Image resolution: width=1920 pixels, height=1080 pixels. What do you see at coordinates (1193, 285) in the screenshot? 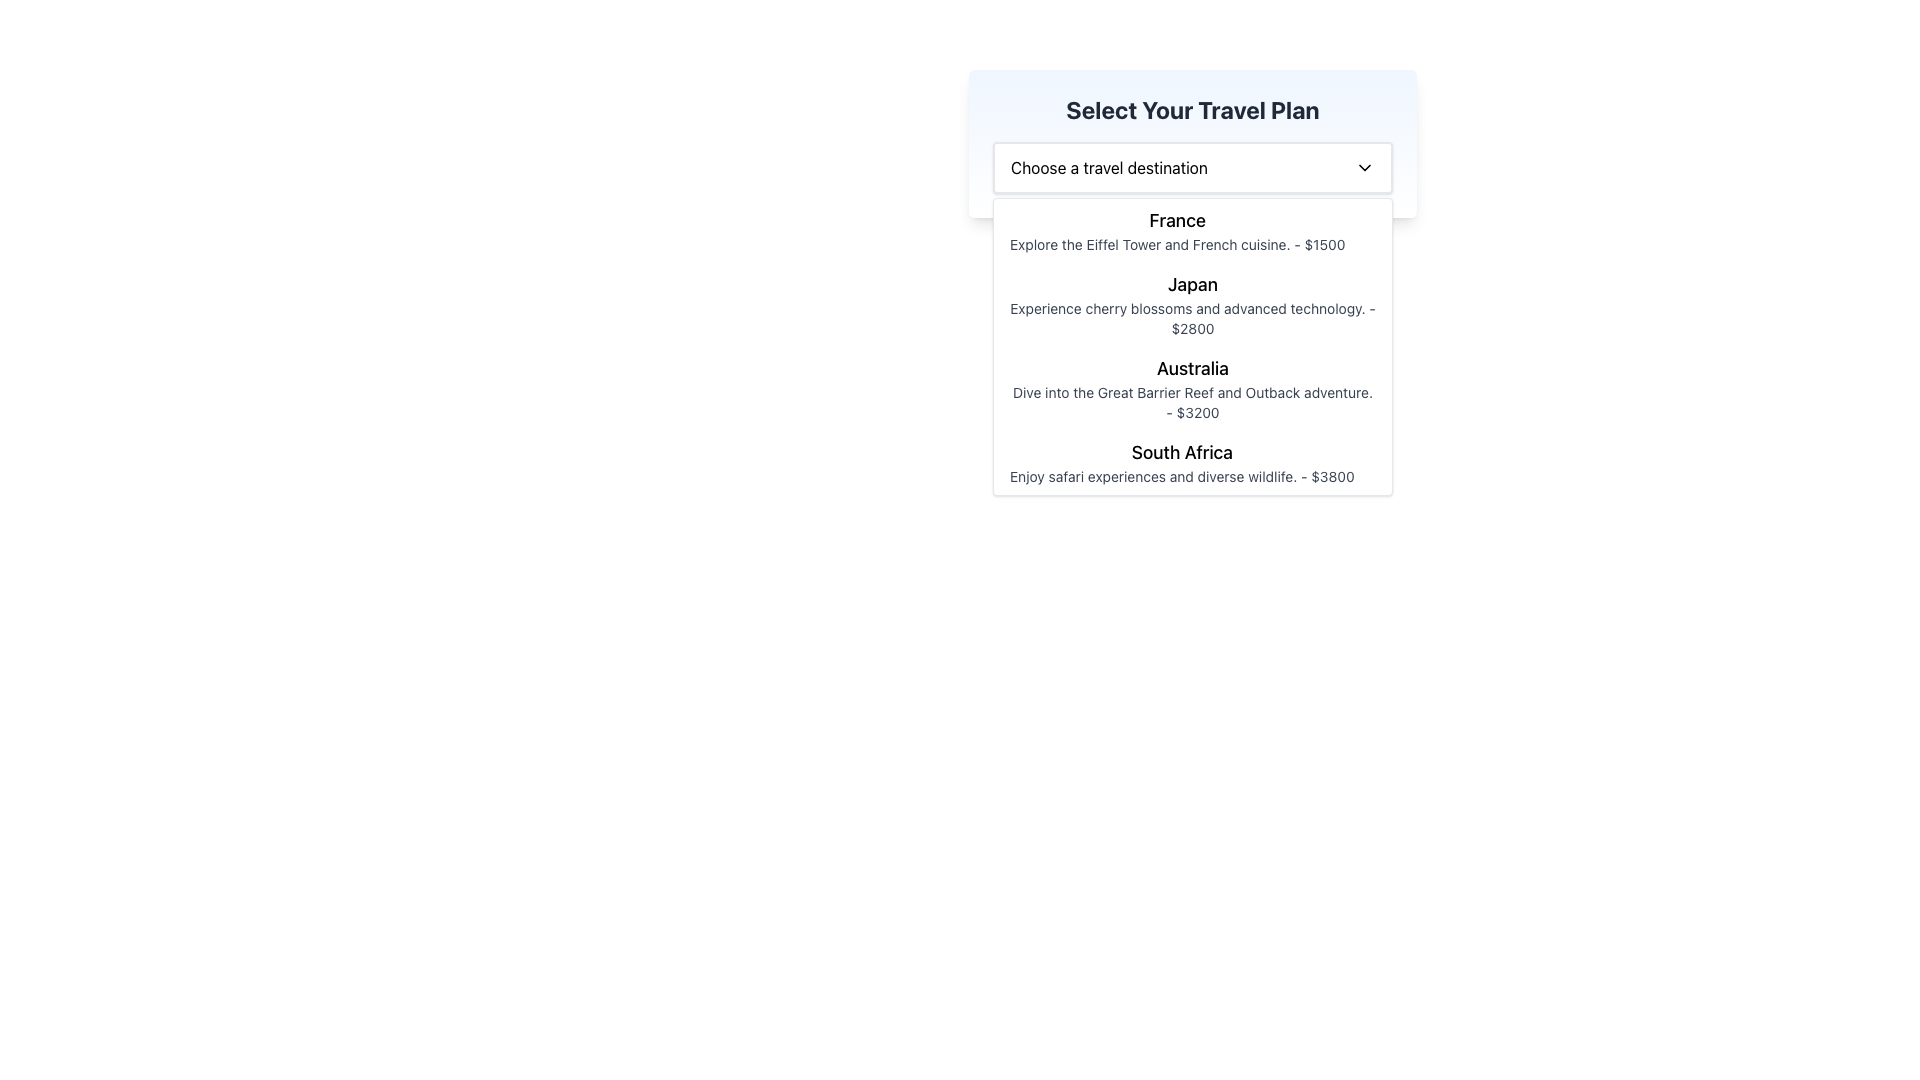
I see `the Text Label that identifies the travel option directly below 'France' in the dropdown menu` at bounding box center [1193, 285].